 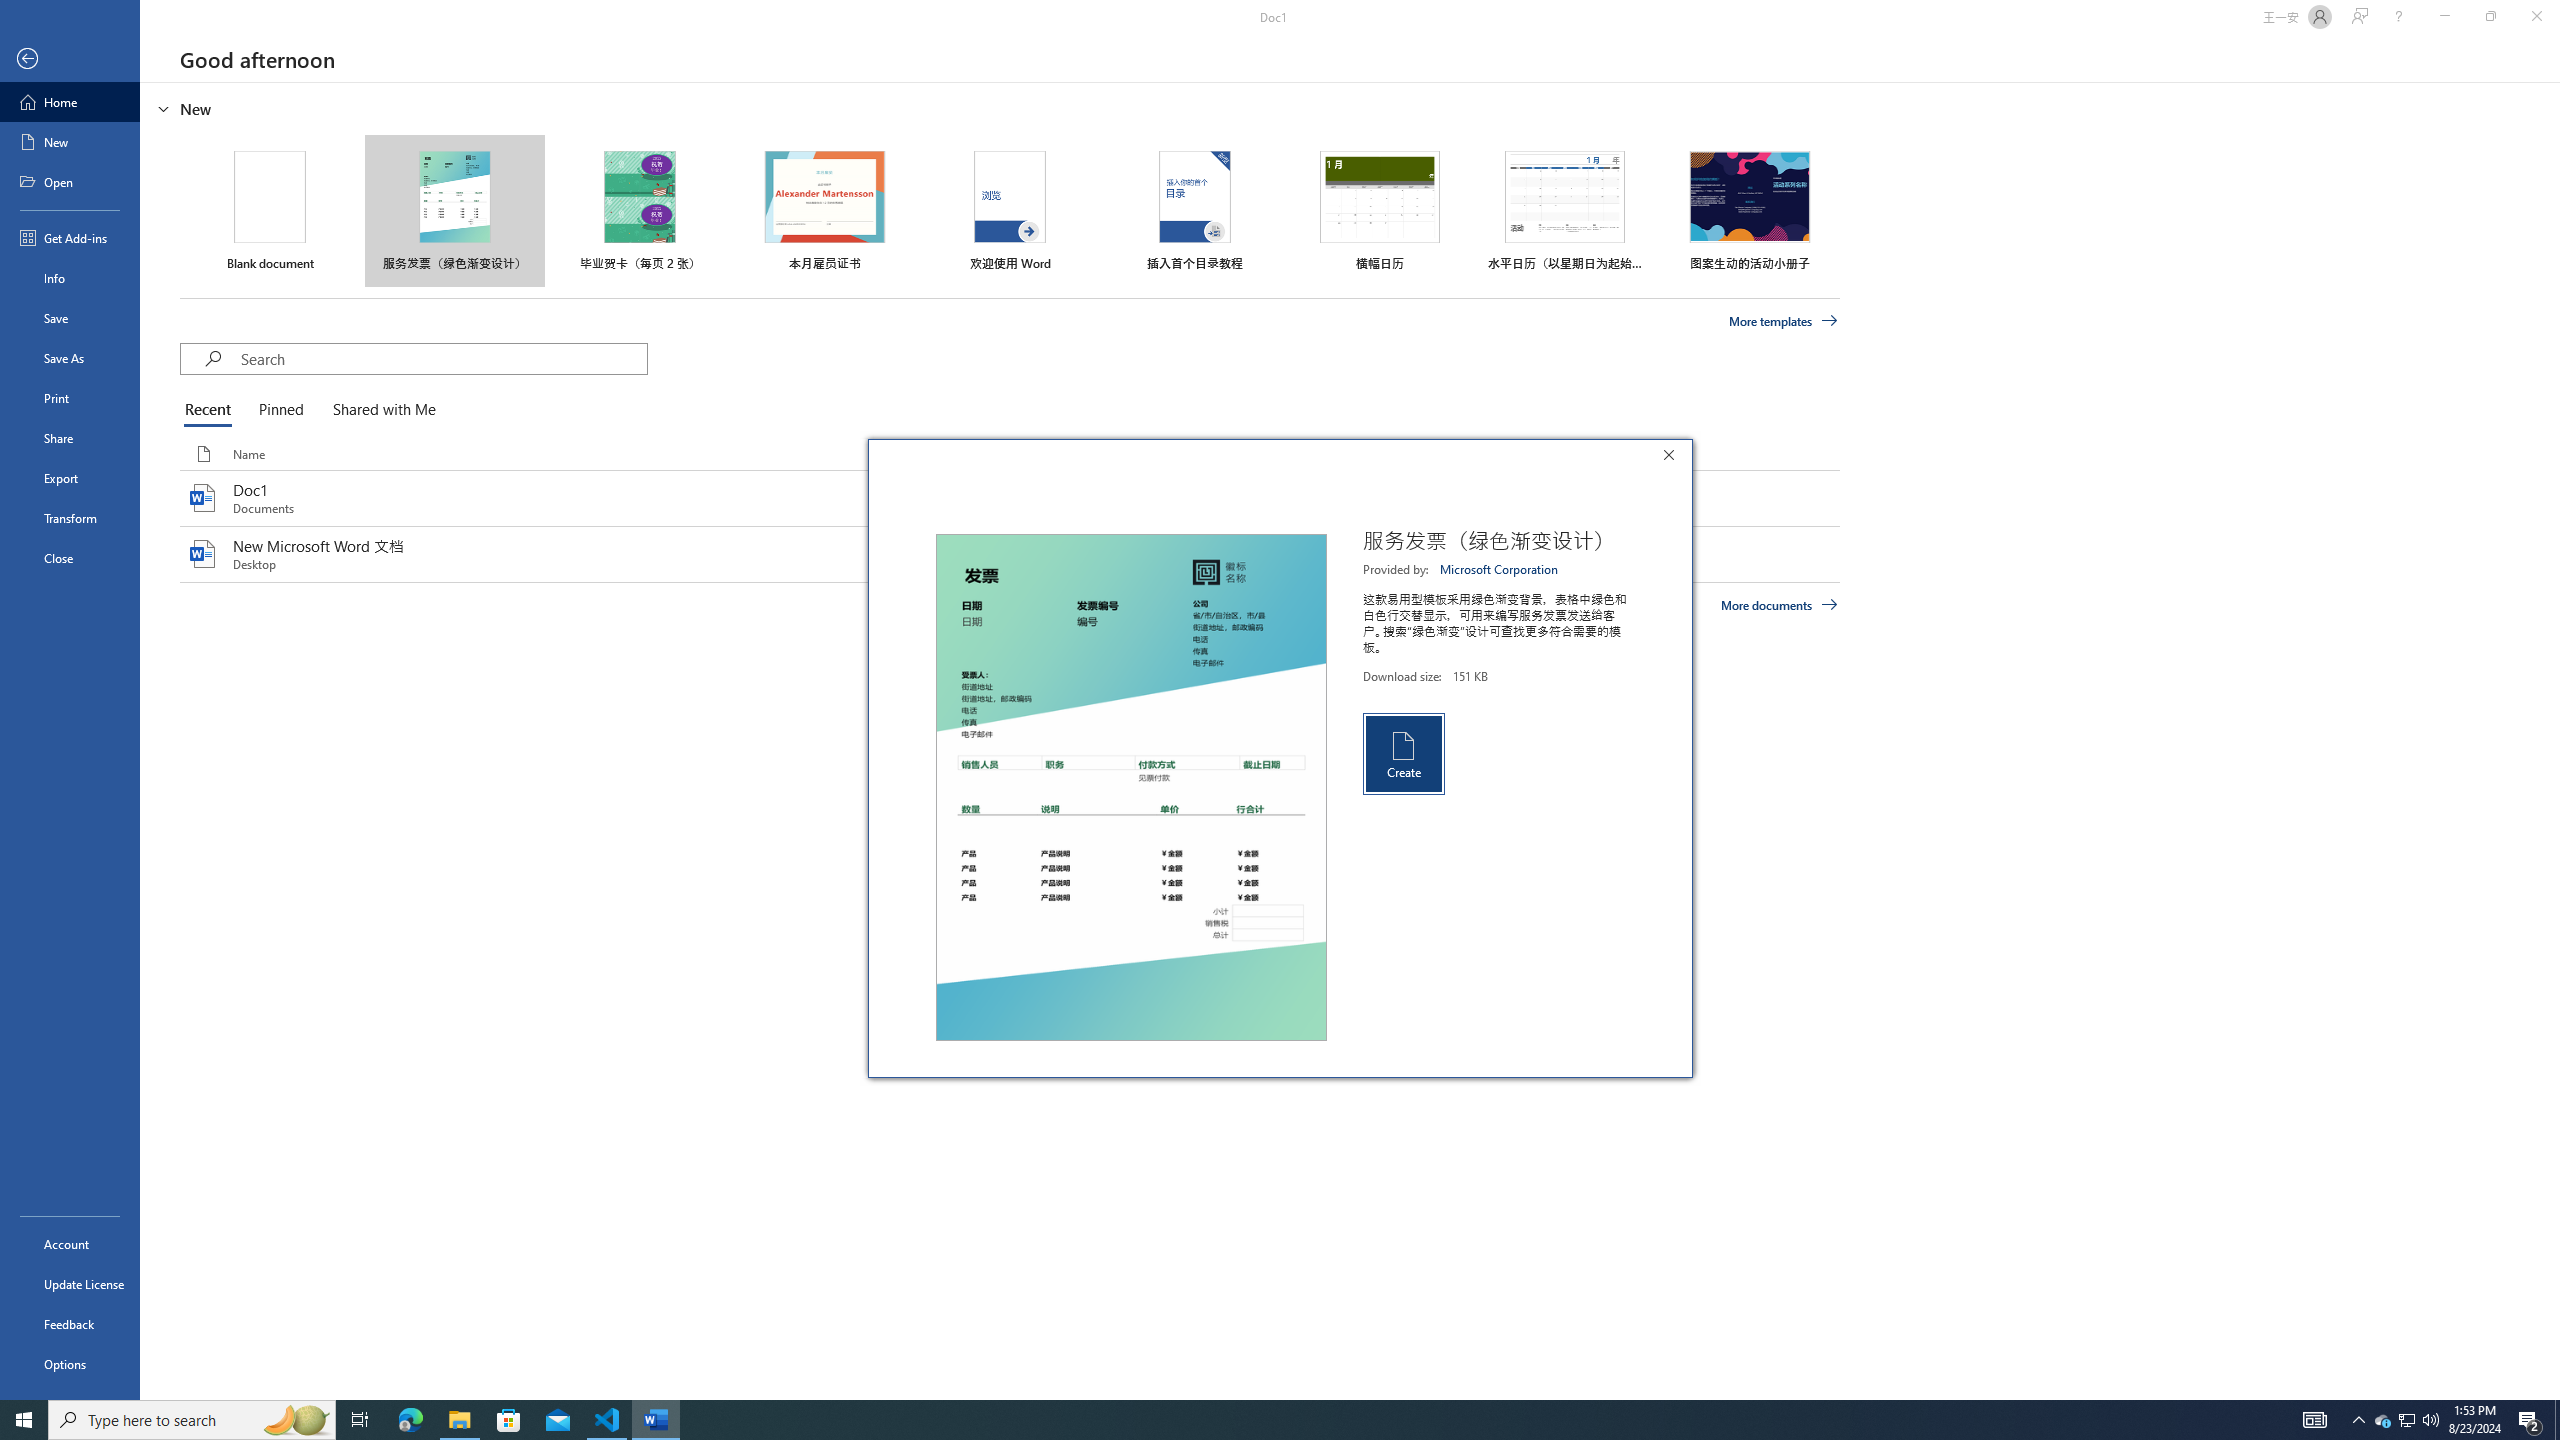 I want to click on 'Hide or show region', so click(x=163, y=107).